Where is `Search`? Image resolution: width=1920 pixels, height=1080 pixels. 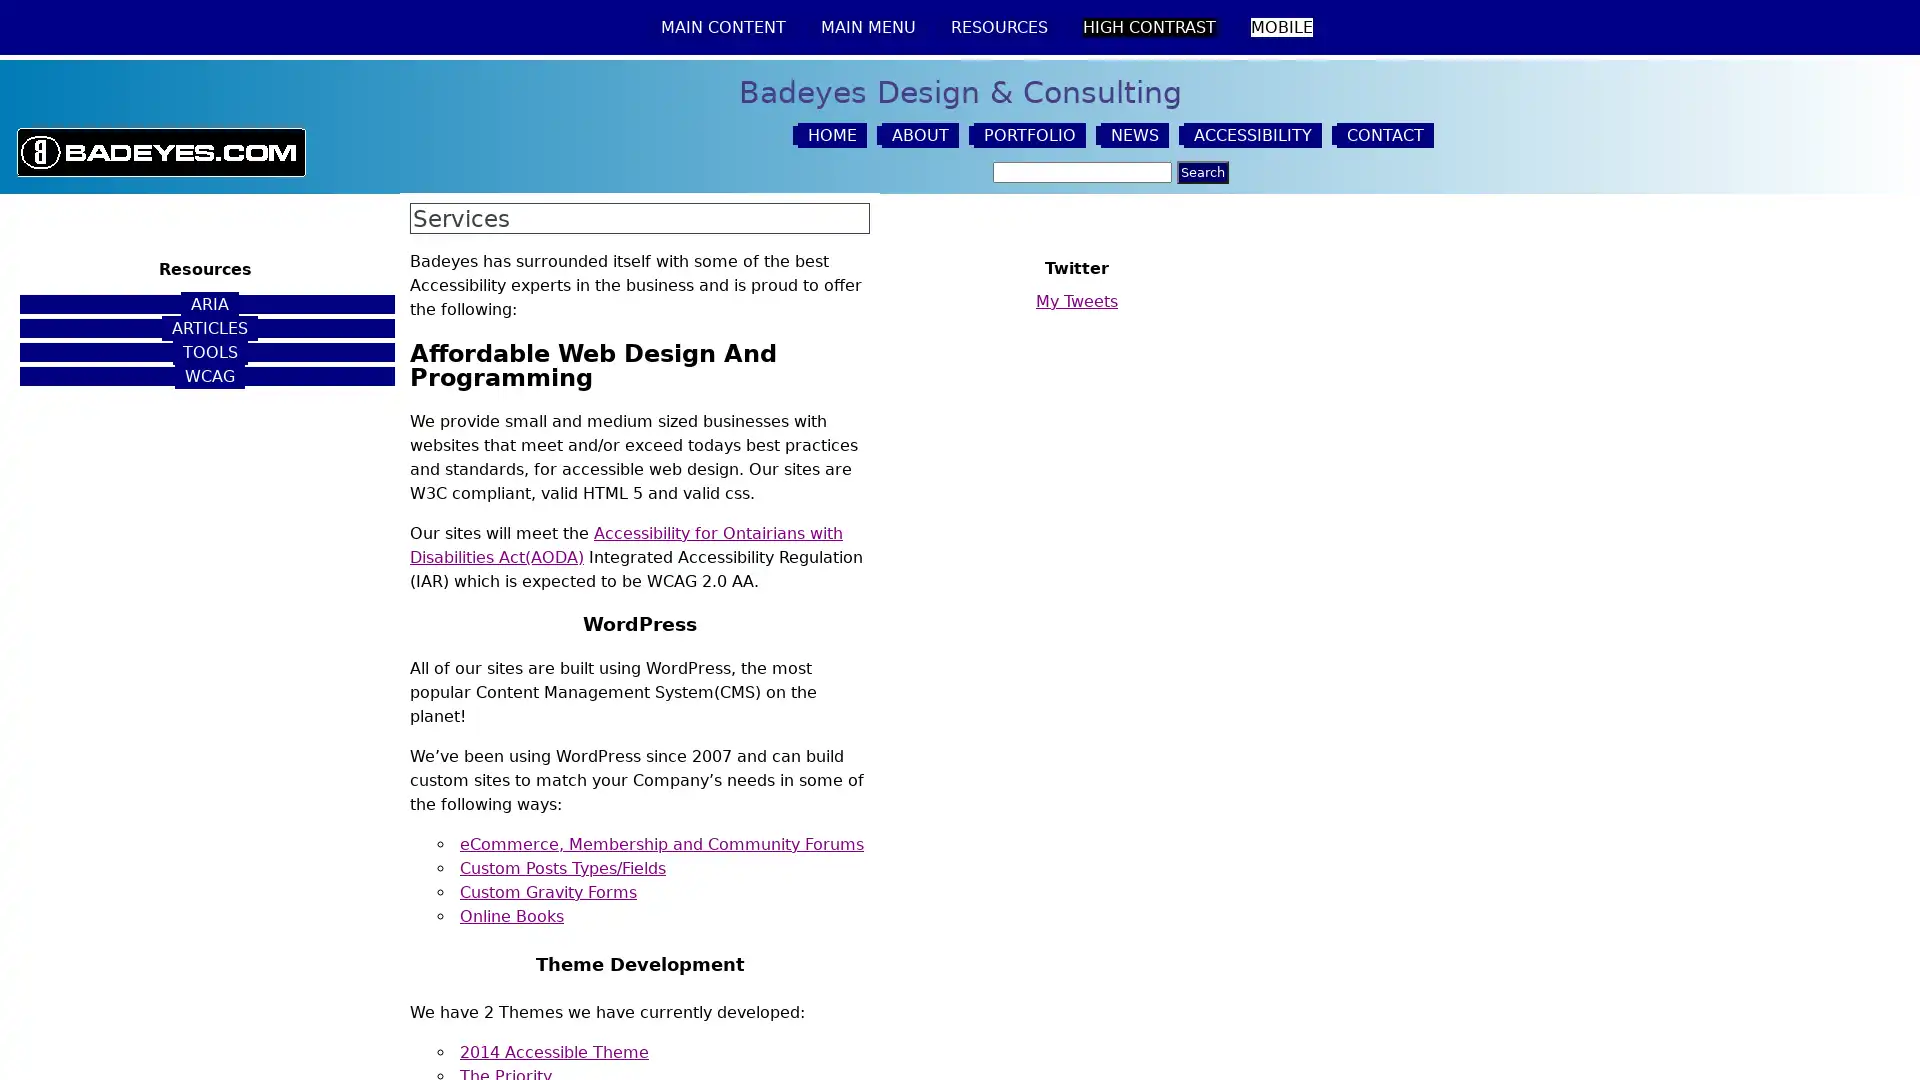
Search is located at coordinates (1200, 171).